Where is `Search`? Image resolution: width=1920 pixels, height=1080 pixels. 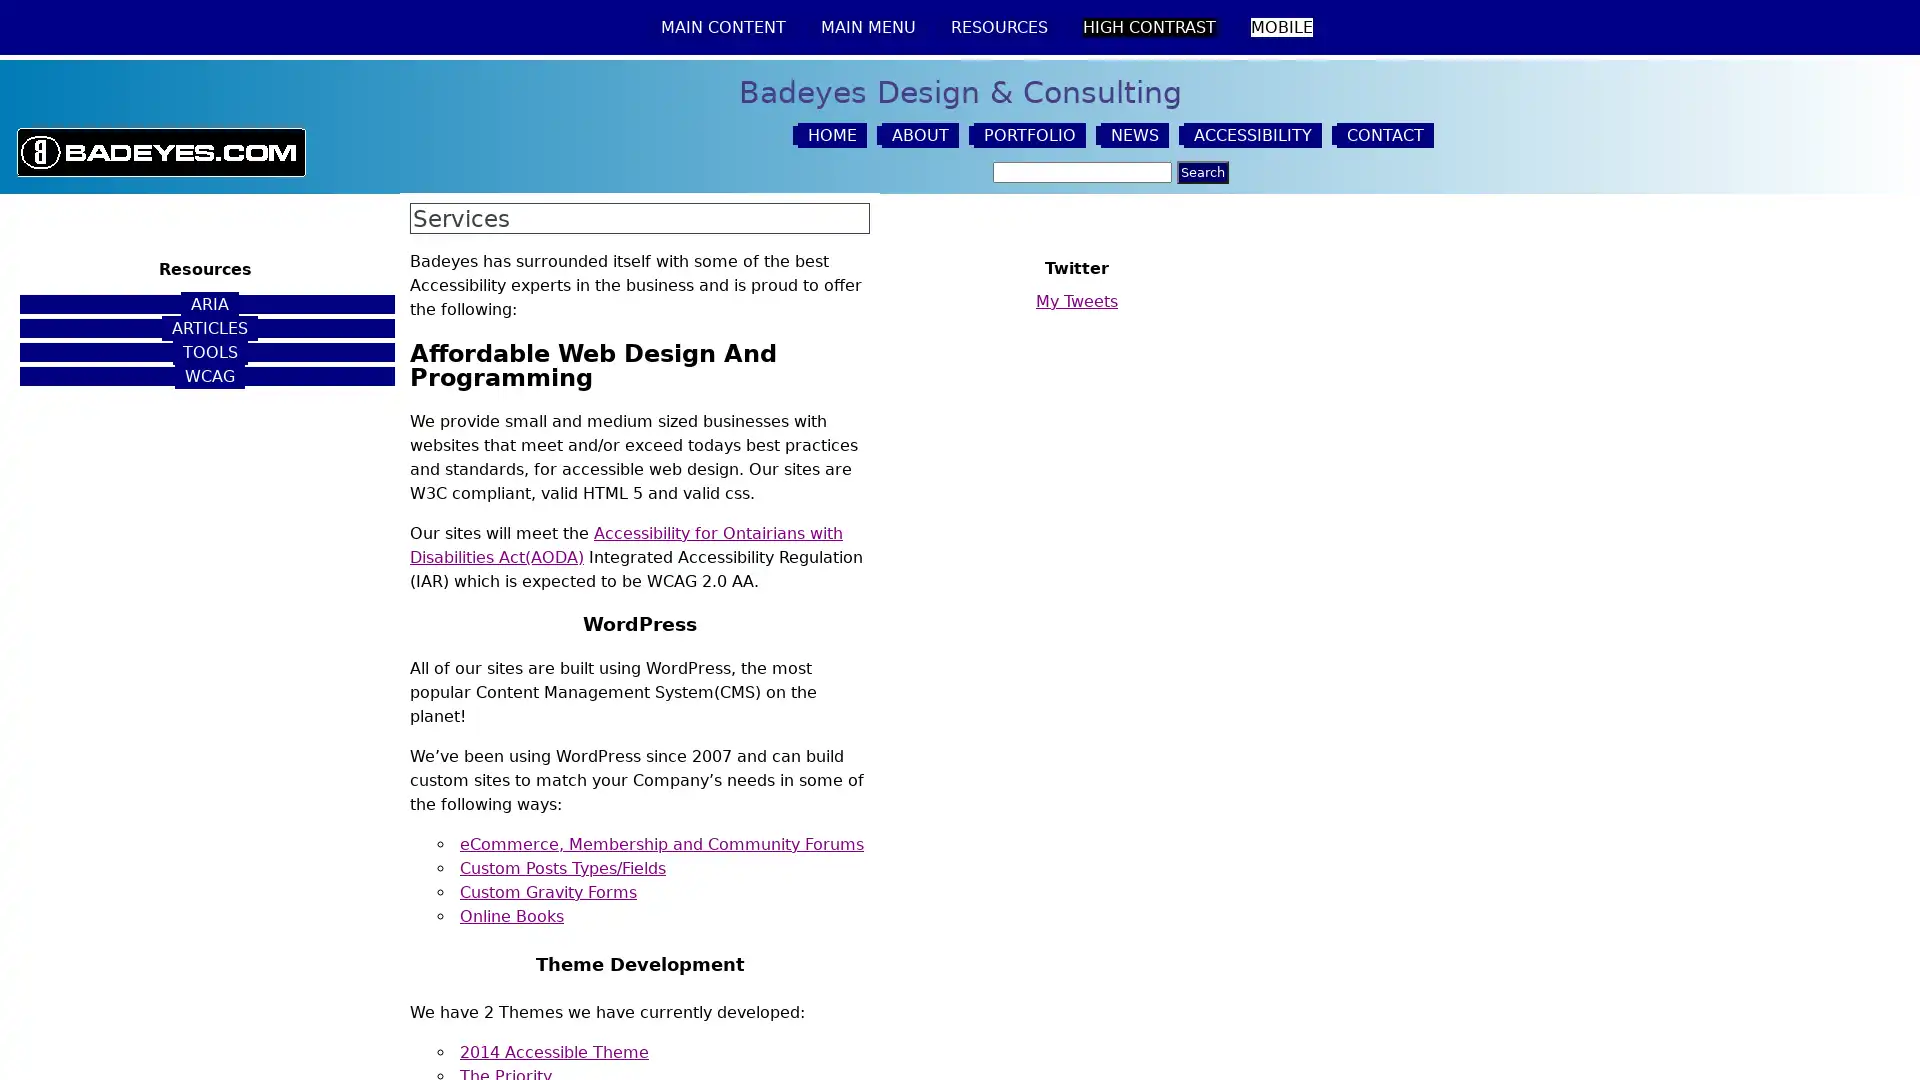
Search is located at coordinates (1200, 171).